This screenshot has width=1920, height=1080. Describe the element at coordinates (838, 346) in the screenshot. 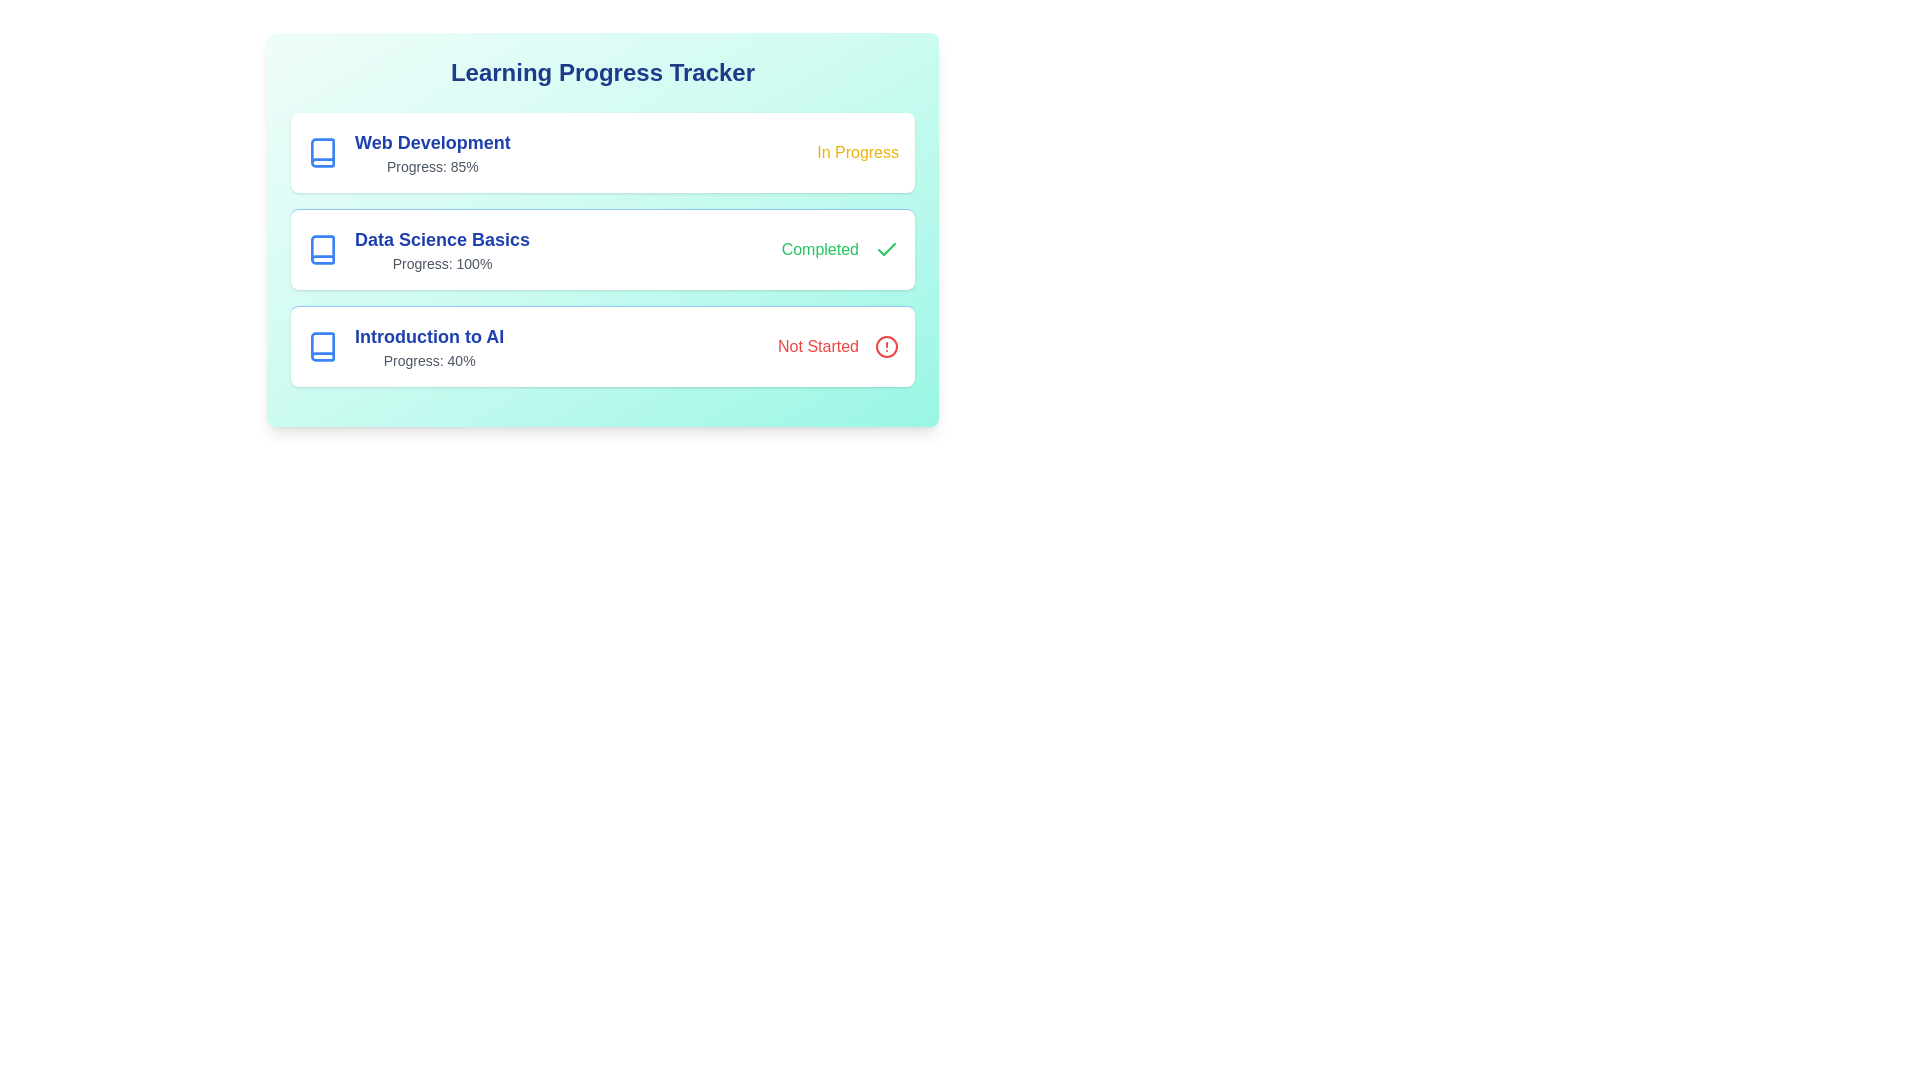

I see `the status icon for Introduction to AI to view its status-specific actions` at that location.